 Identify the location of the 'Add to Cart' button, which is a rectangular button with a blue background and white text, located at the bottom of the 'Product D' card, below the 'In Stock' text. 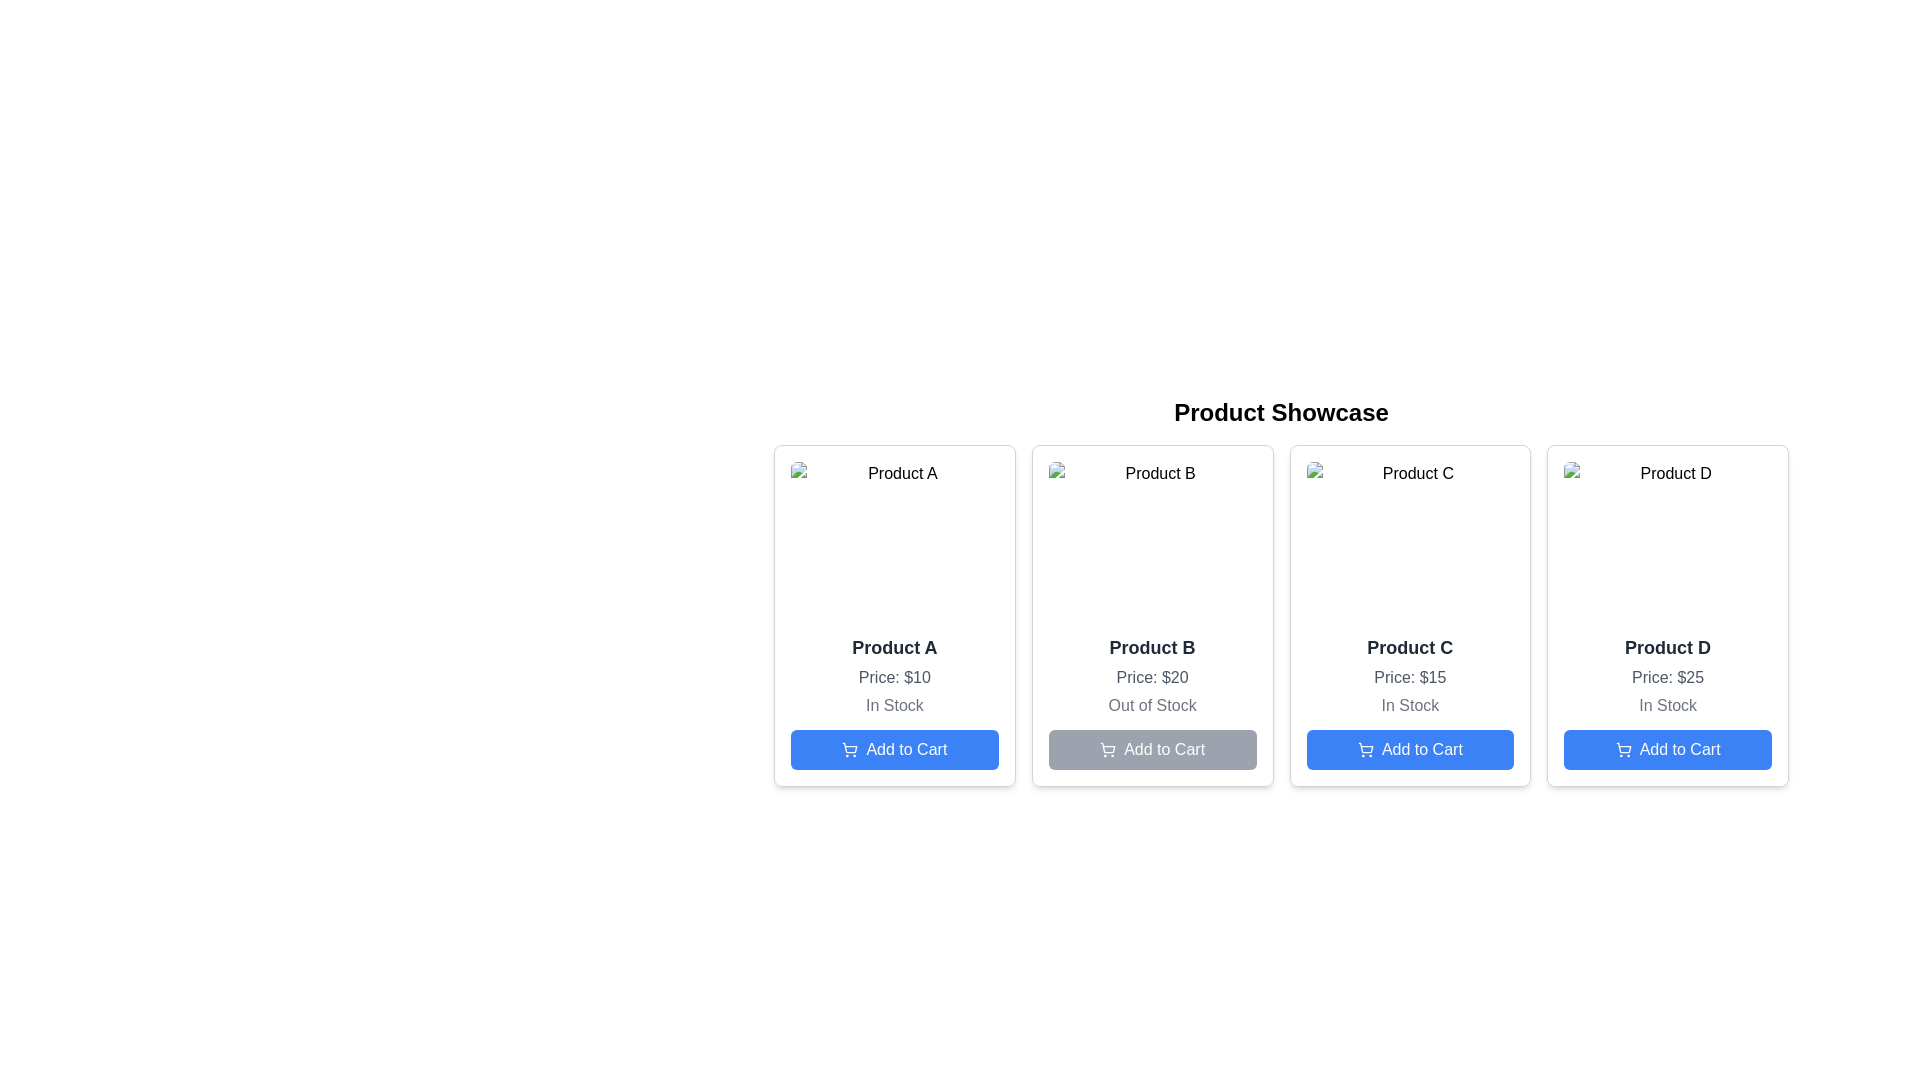
(1668, 749).